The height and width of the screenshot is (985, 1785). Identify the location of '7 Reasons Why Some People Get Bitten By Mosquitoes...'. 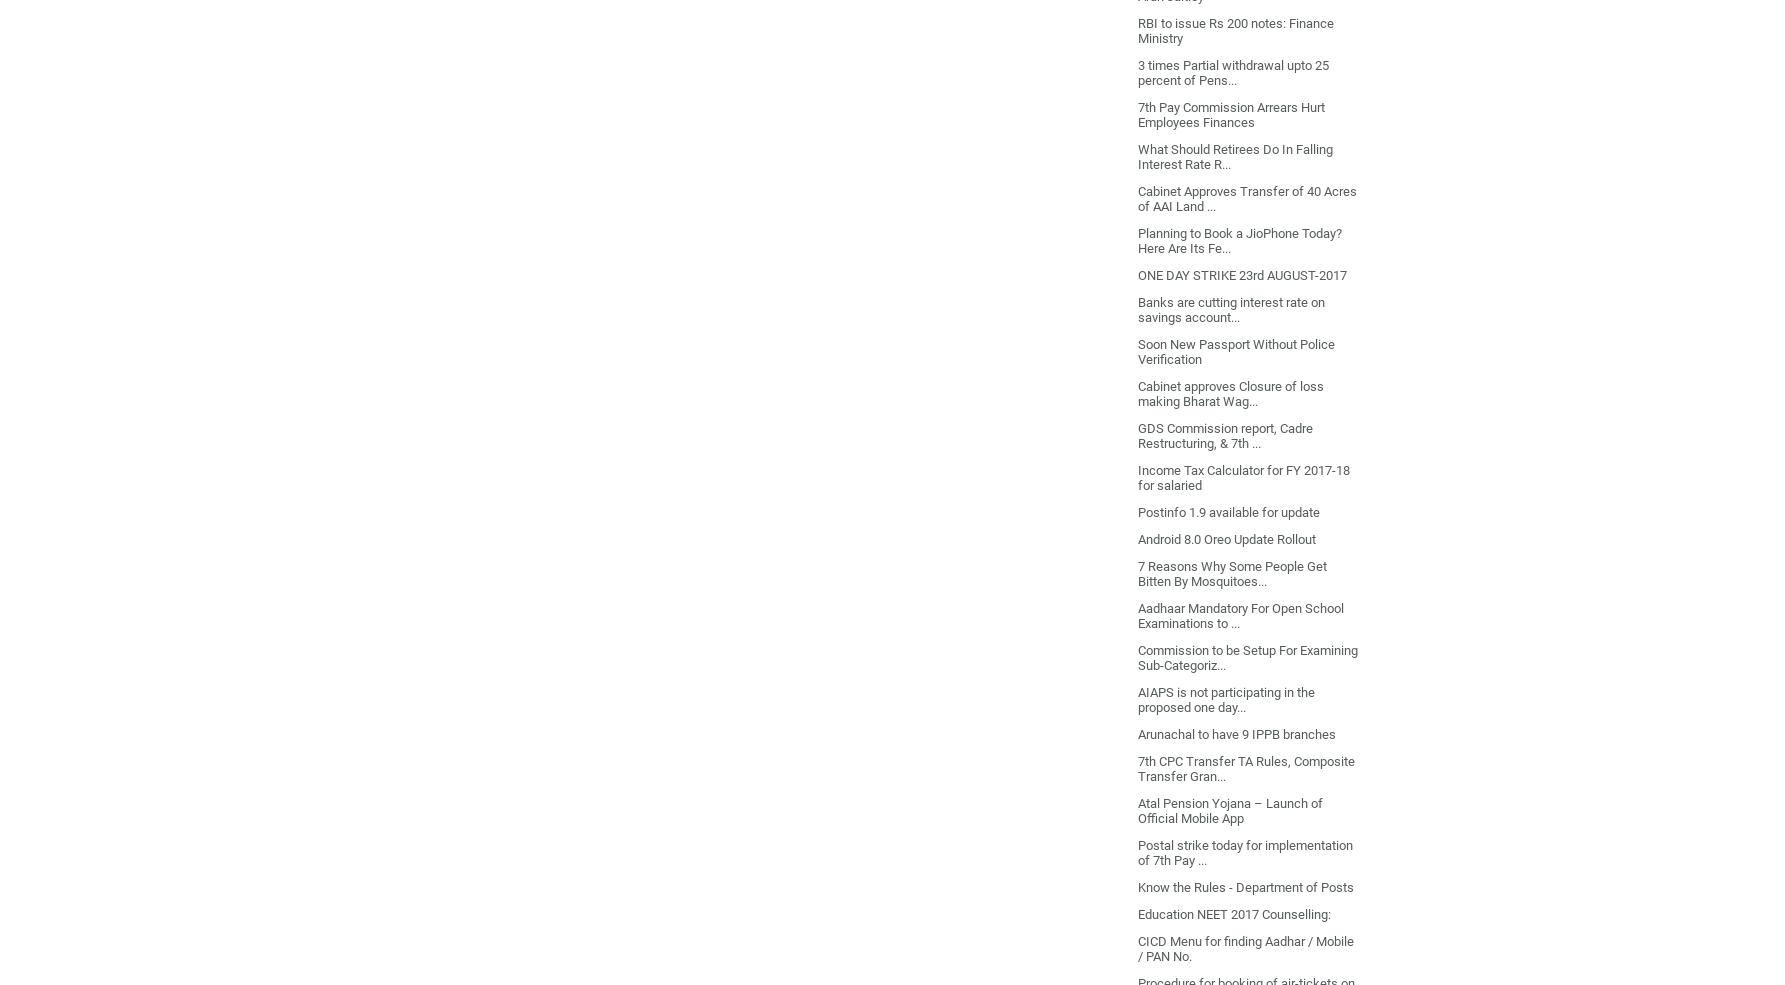
(1230, 572).